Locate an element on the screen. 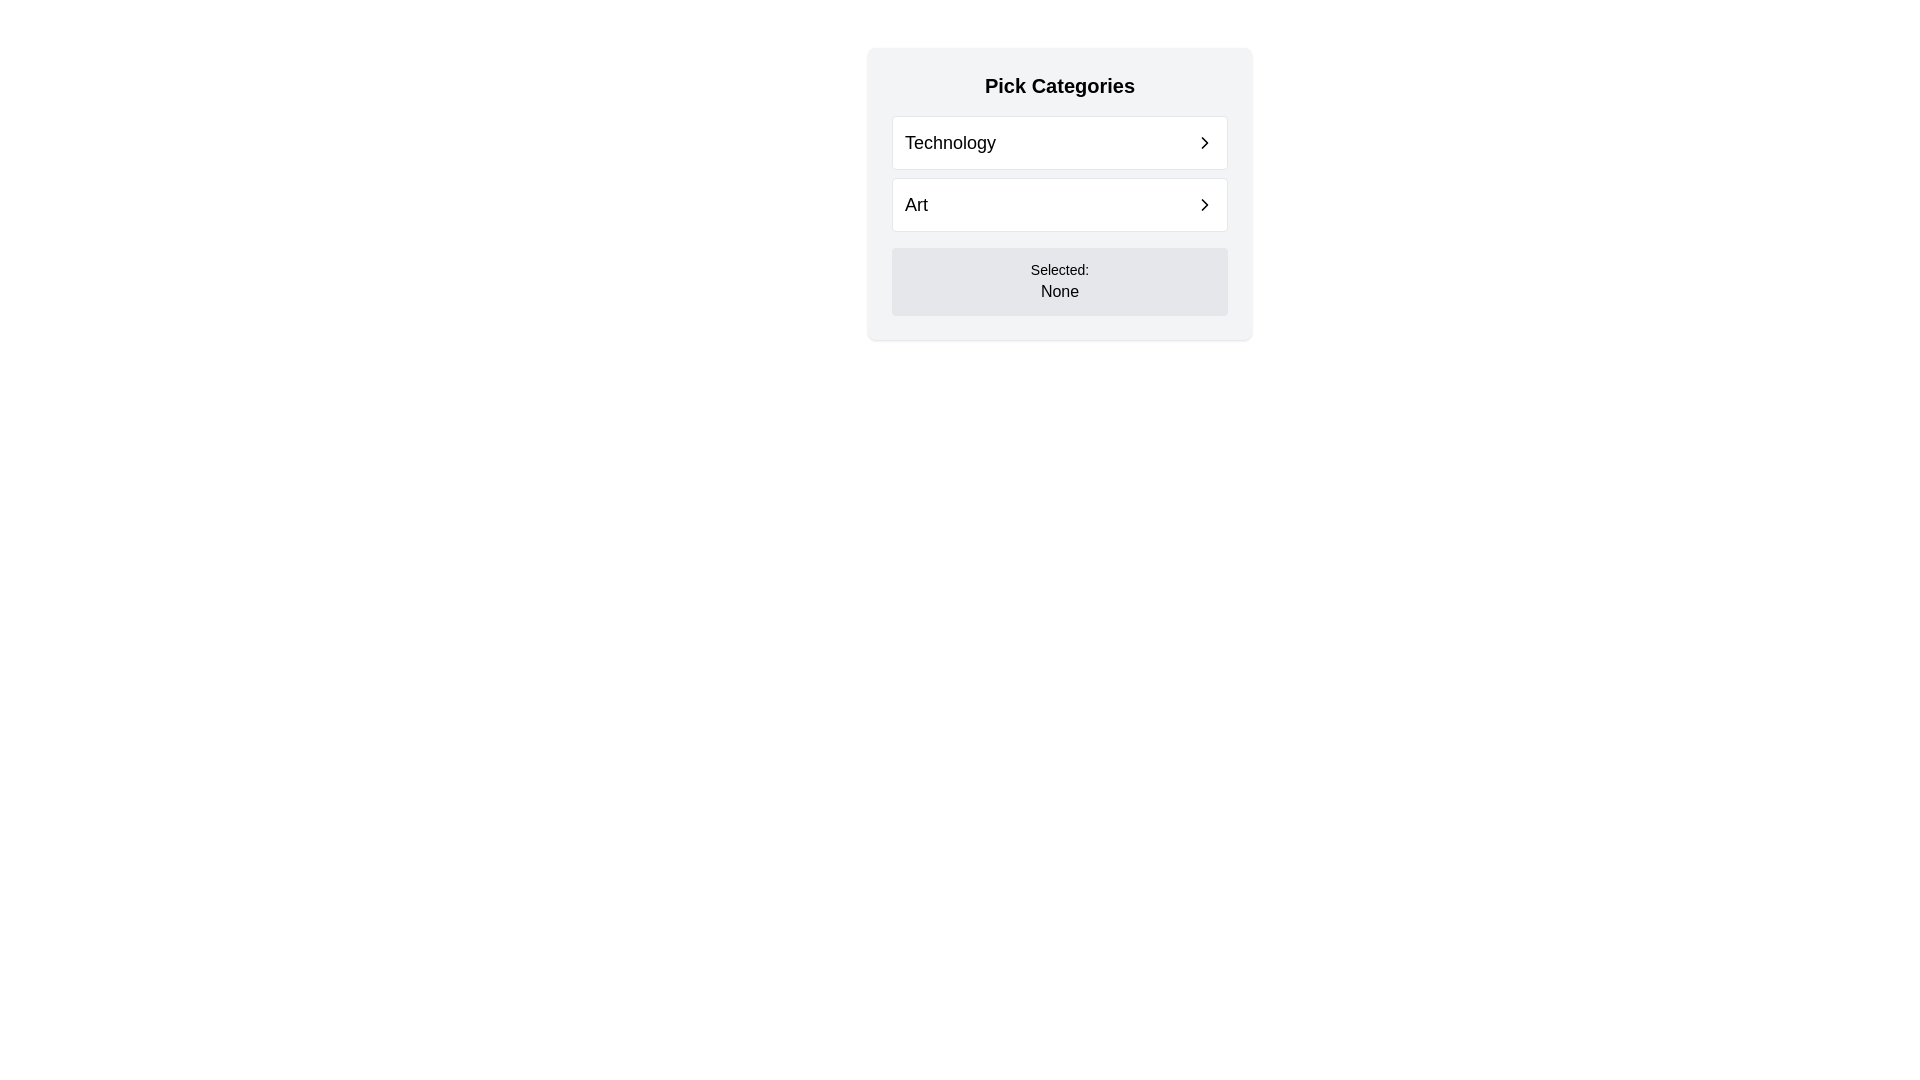  category label text 'Art' located in the second row under the 'Pick Categories' header is located at coordinates (915, 204).